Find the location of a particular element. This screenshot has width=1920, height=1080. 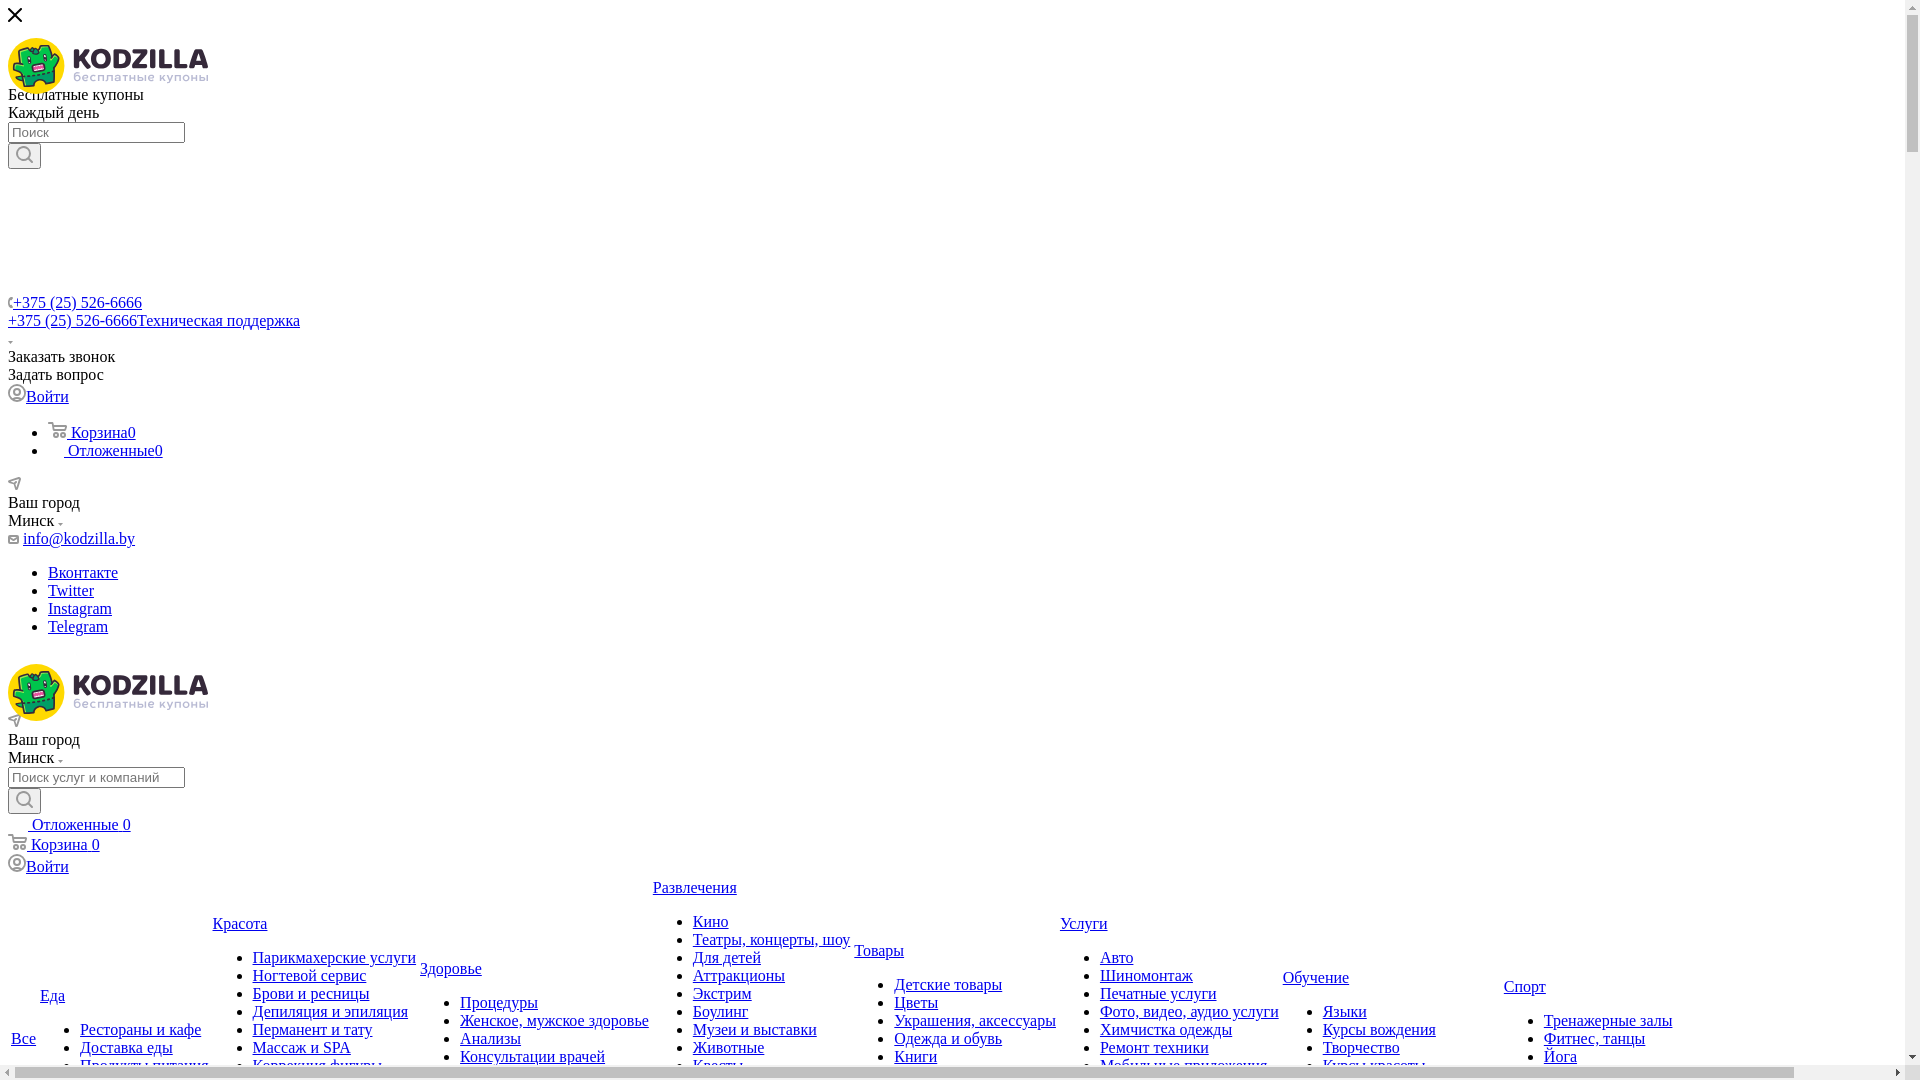

'Instagram' is located at coordinates (80, 607).